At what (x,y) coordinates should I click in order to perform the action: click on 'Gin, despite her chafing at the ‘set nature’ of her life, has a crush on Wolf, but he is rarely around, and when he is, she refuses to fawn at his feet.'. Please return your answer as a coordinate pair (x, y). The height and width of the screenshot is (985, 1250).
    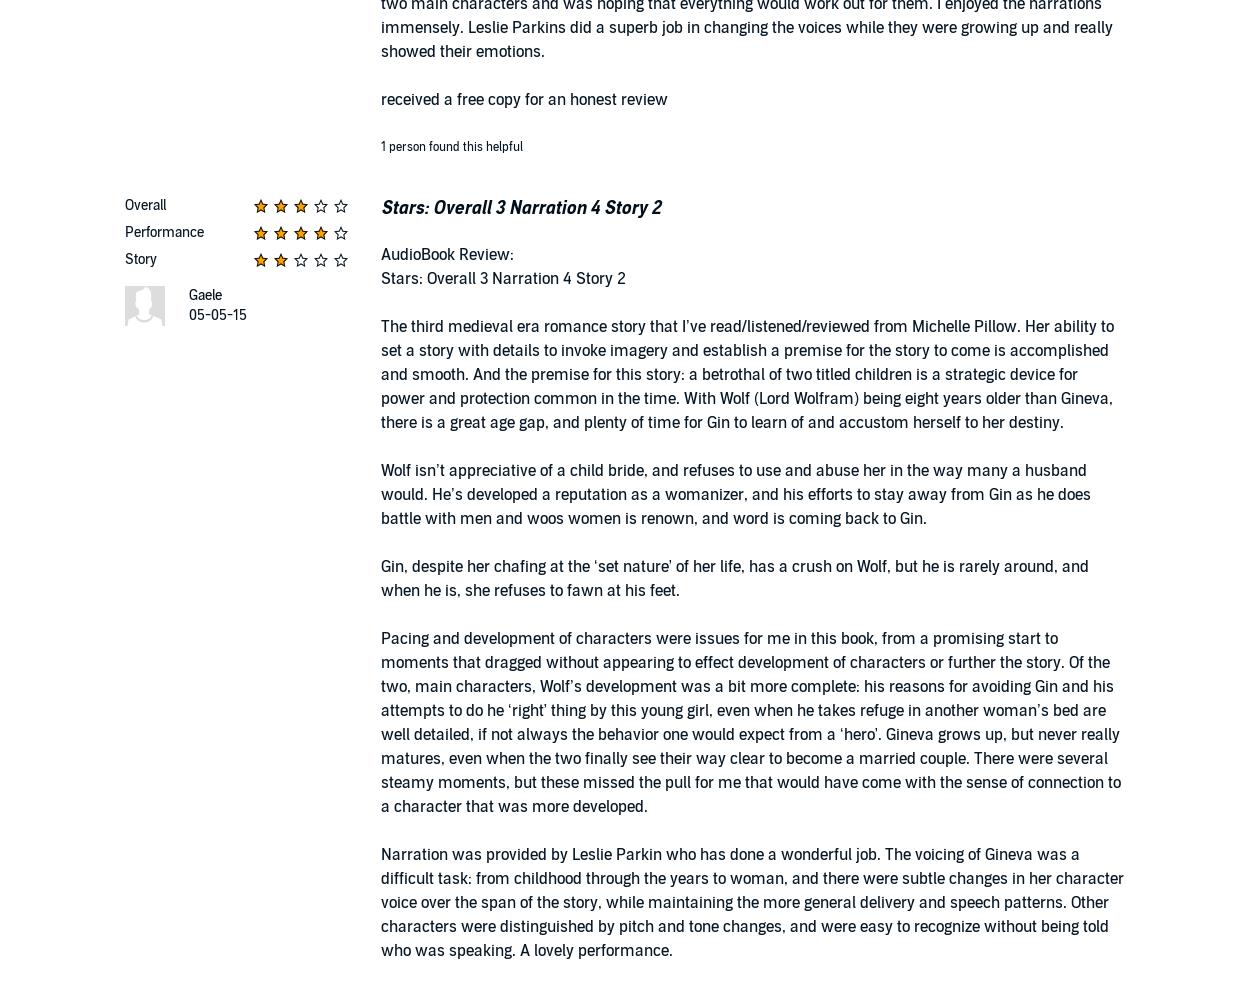
    Looking at the image, I should click on (381, 578).